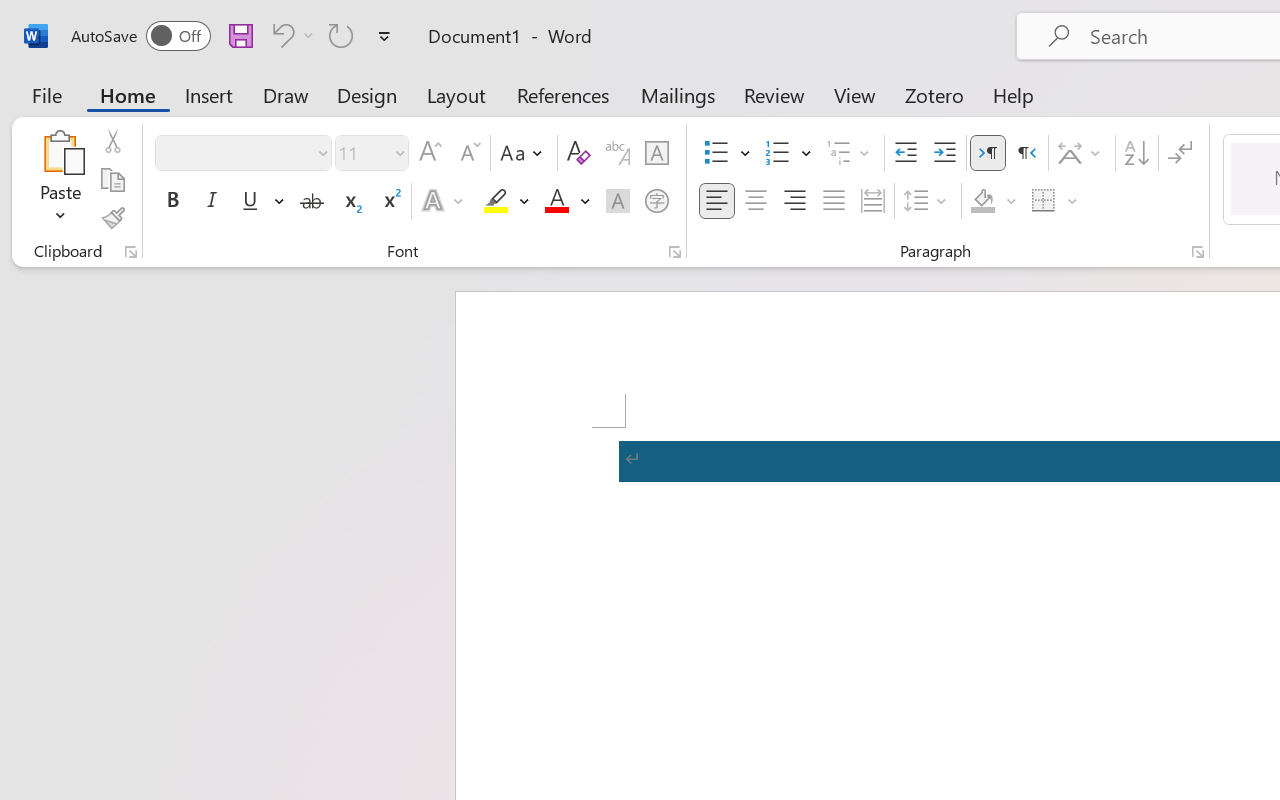  Describe the element at coordinates (279, 34) in the screenshot. I see `'Undo Apply Quick Style Set'` at that location.